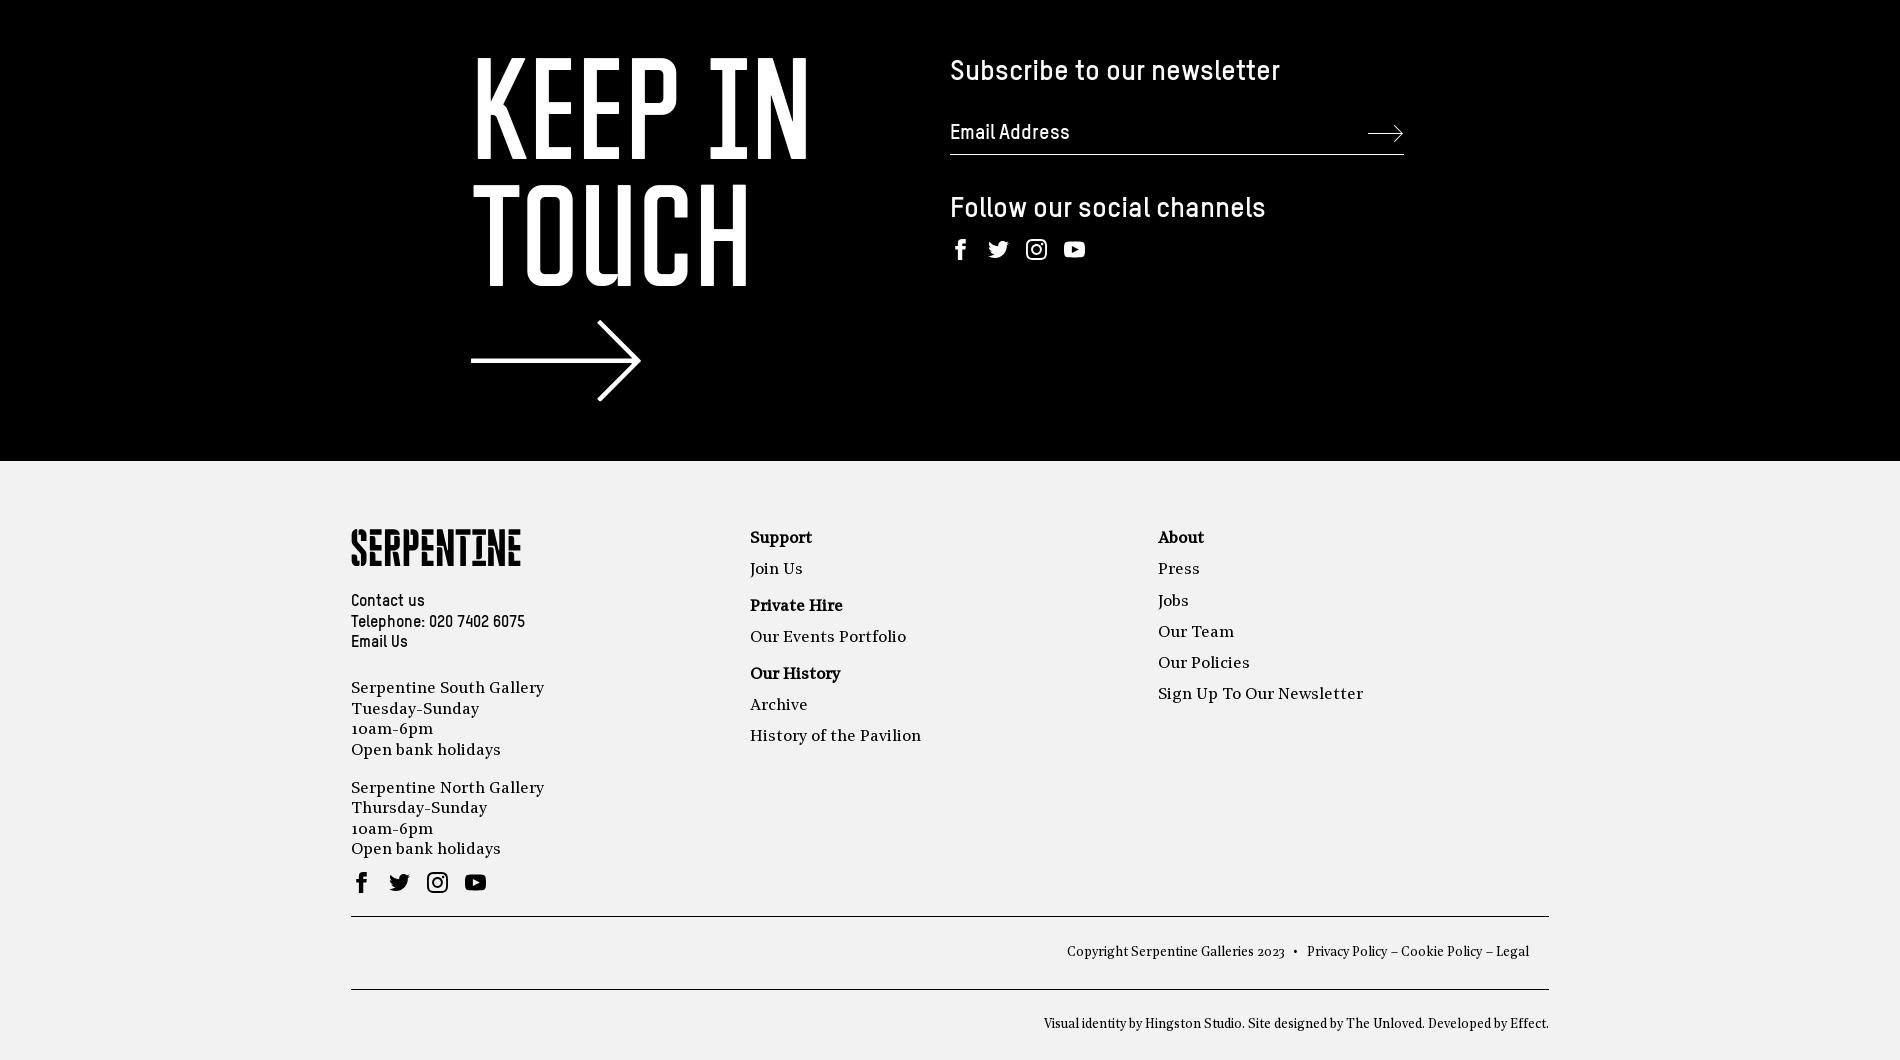 The width and height of the screenshot is (1900, 1060). I want to click on 'Join Us', so click(748, 569).